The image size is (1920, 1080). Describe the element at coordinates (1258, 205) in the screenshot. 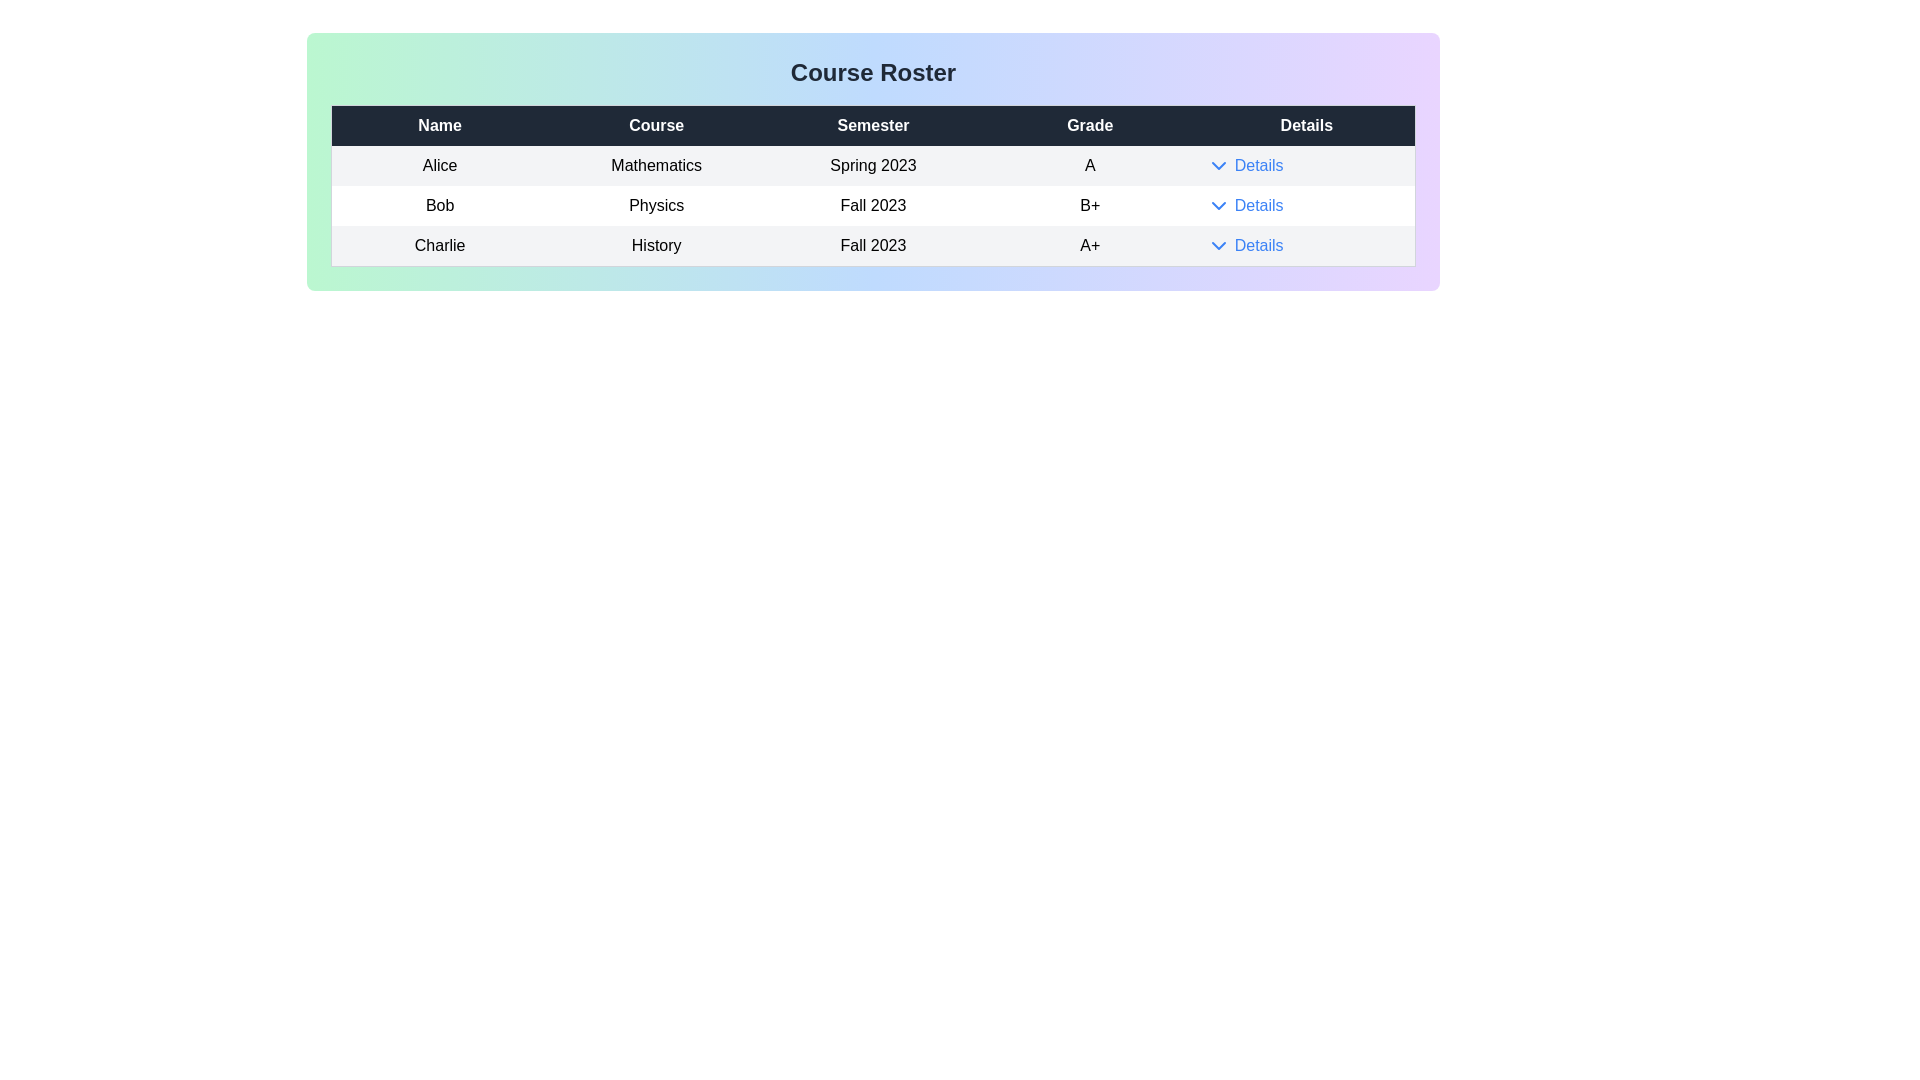

I see `the blue-colored text label 'Details' in the second row of the table under the 'Details' column` at that location.